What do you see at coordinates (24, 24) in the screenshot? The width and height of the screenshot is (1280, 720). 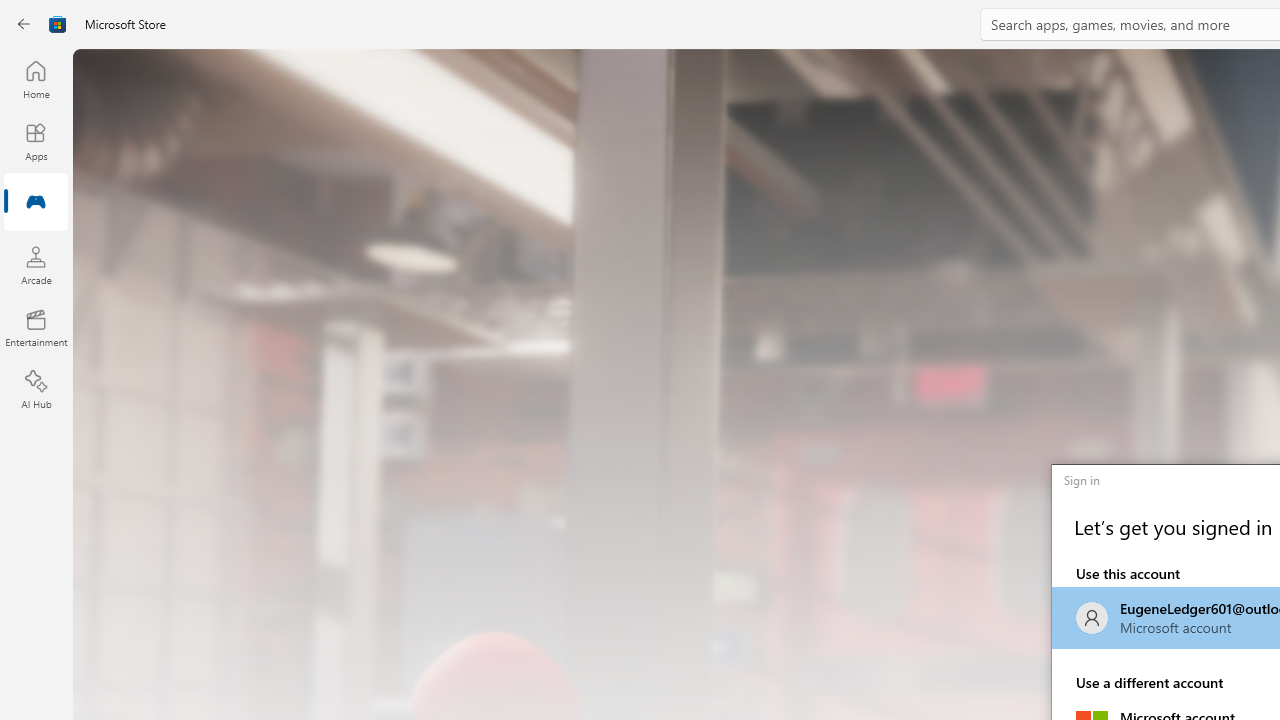 I see `'Back'` at bounding box center [24, 24].